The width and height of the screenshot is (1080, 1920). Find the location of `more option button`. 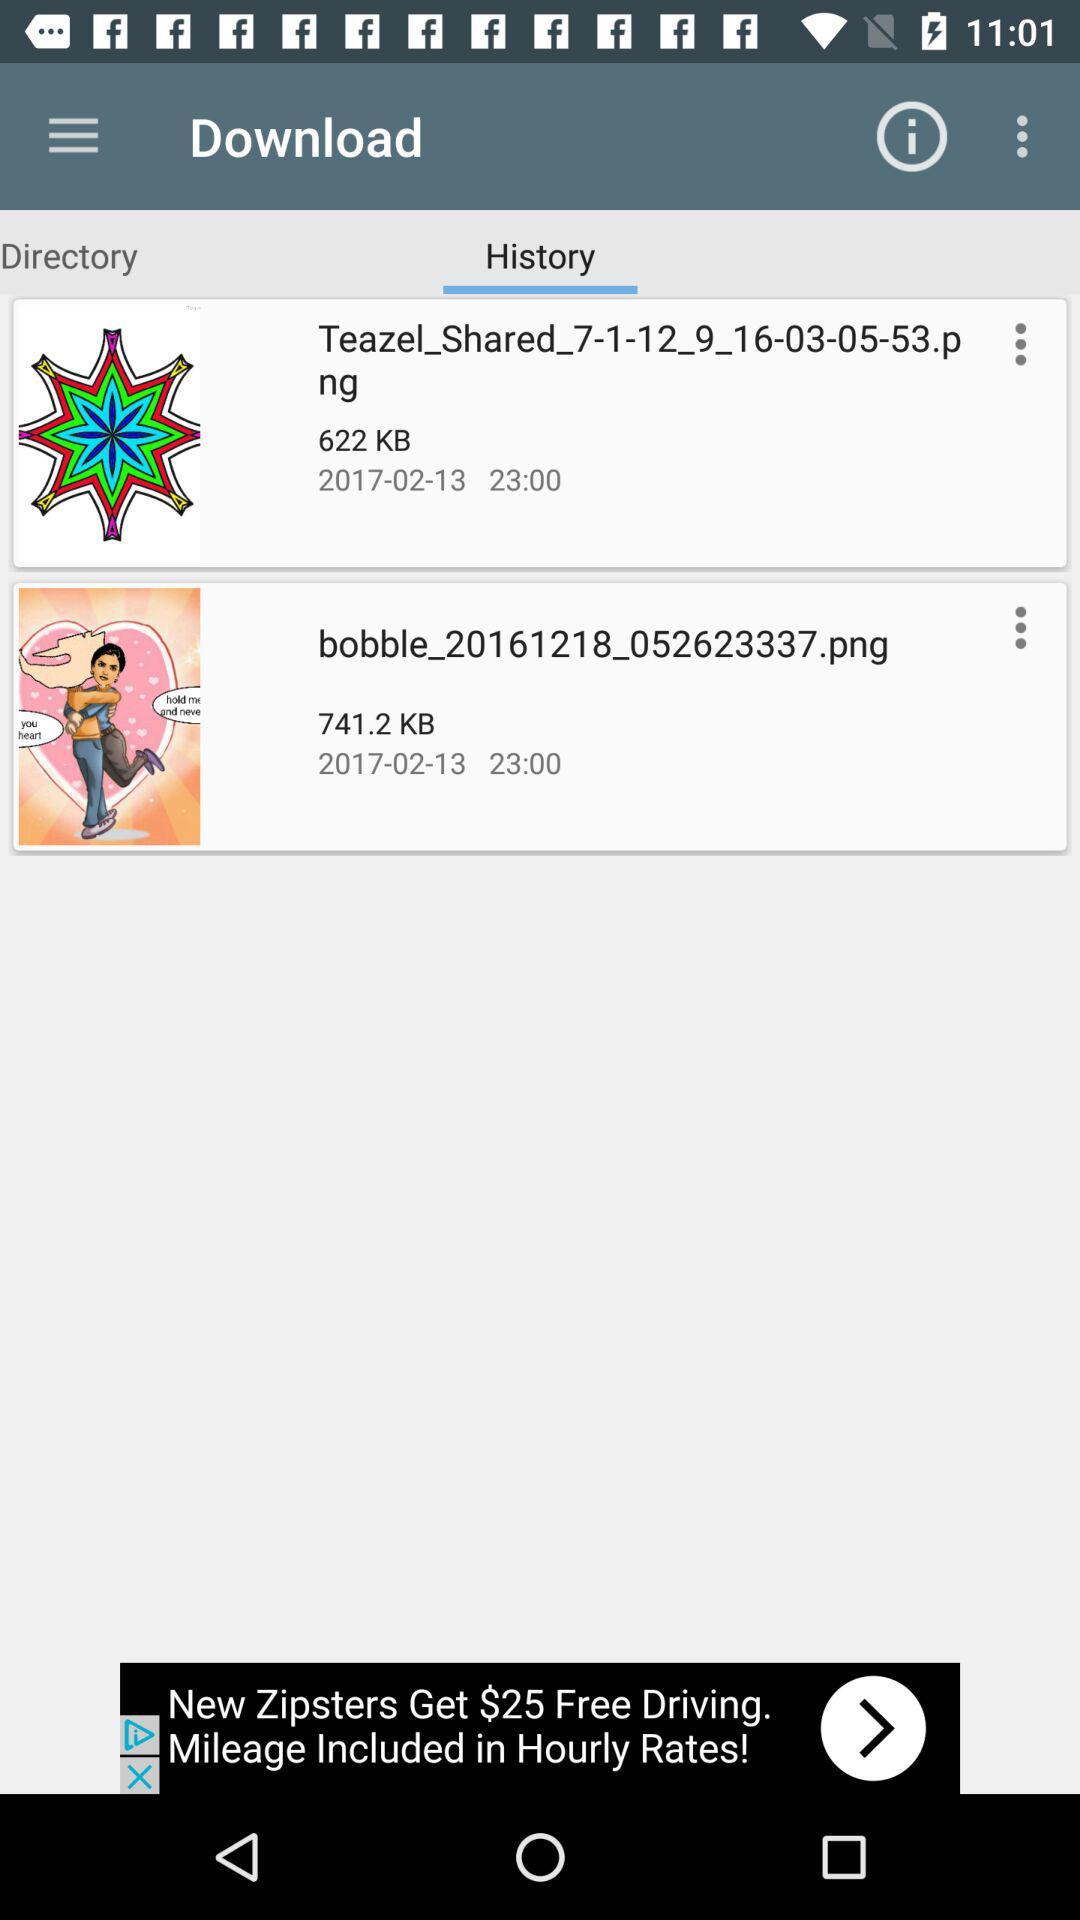

more option button is located at coordinates (1016, 344).